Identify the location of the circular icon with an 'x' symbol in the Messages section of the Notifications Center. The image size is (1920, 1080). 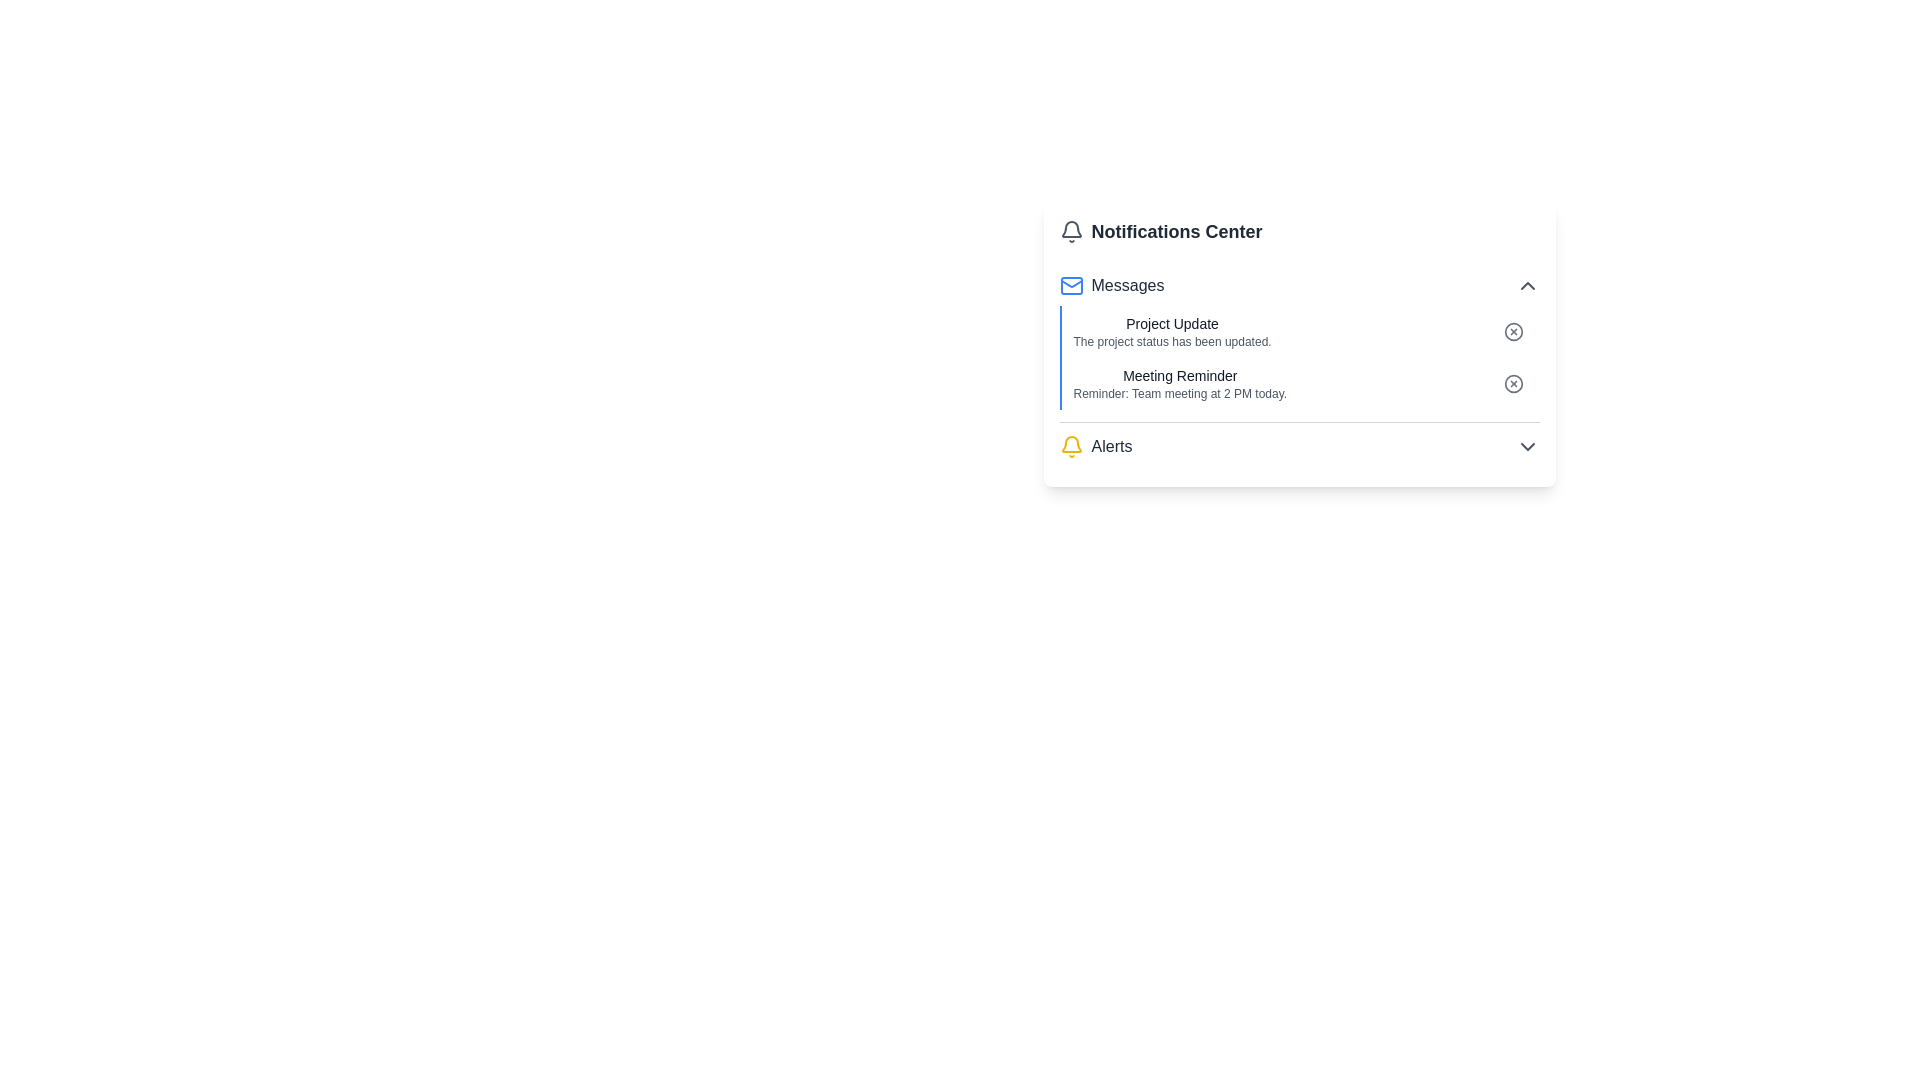
(1513, 330).